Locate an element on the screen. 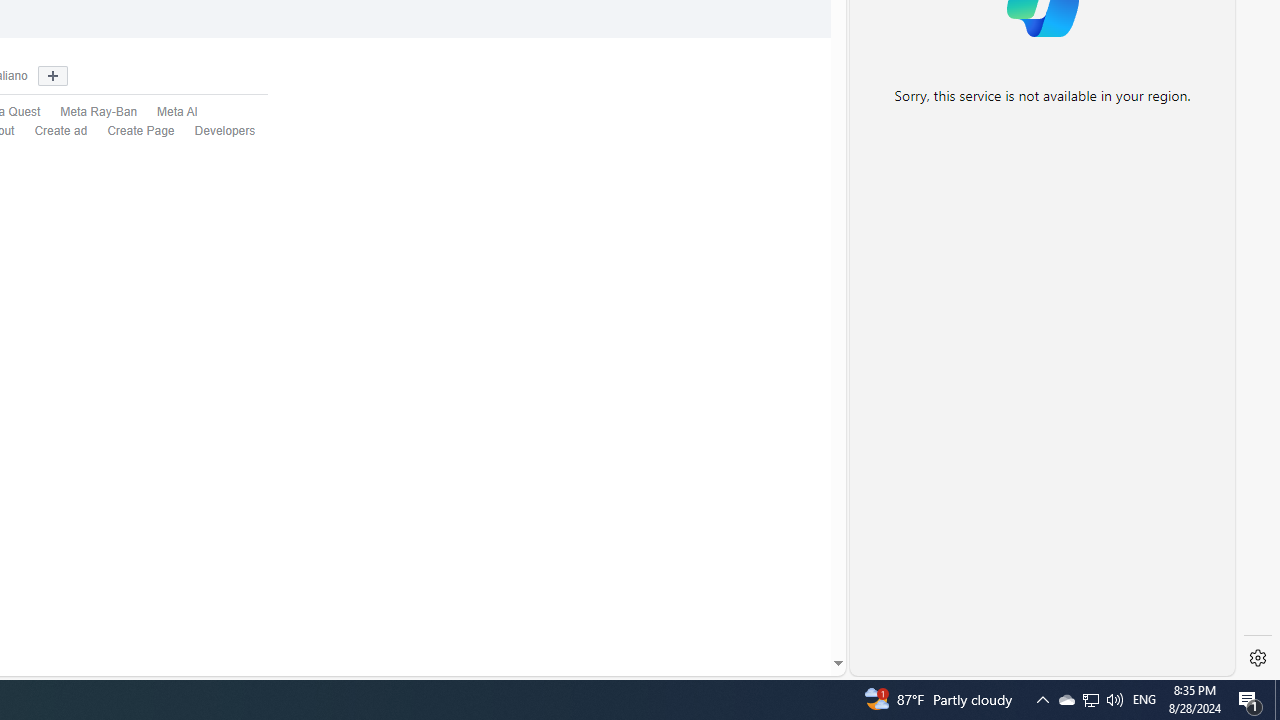  'Create ad' is located at coordinates (61, 131).